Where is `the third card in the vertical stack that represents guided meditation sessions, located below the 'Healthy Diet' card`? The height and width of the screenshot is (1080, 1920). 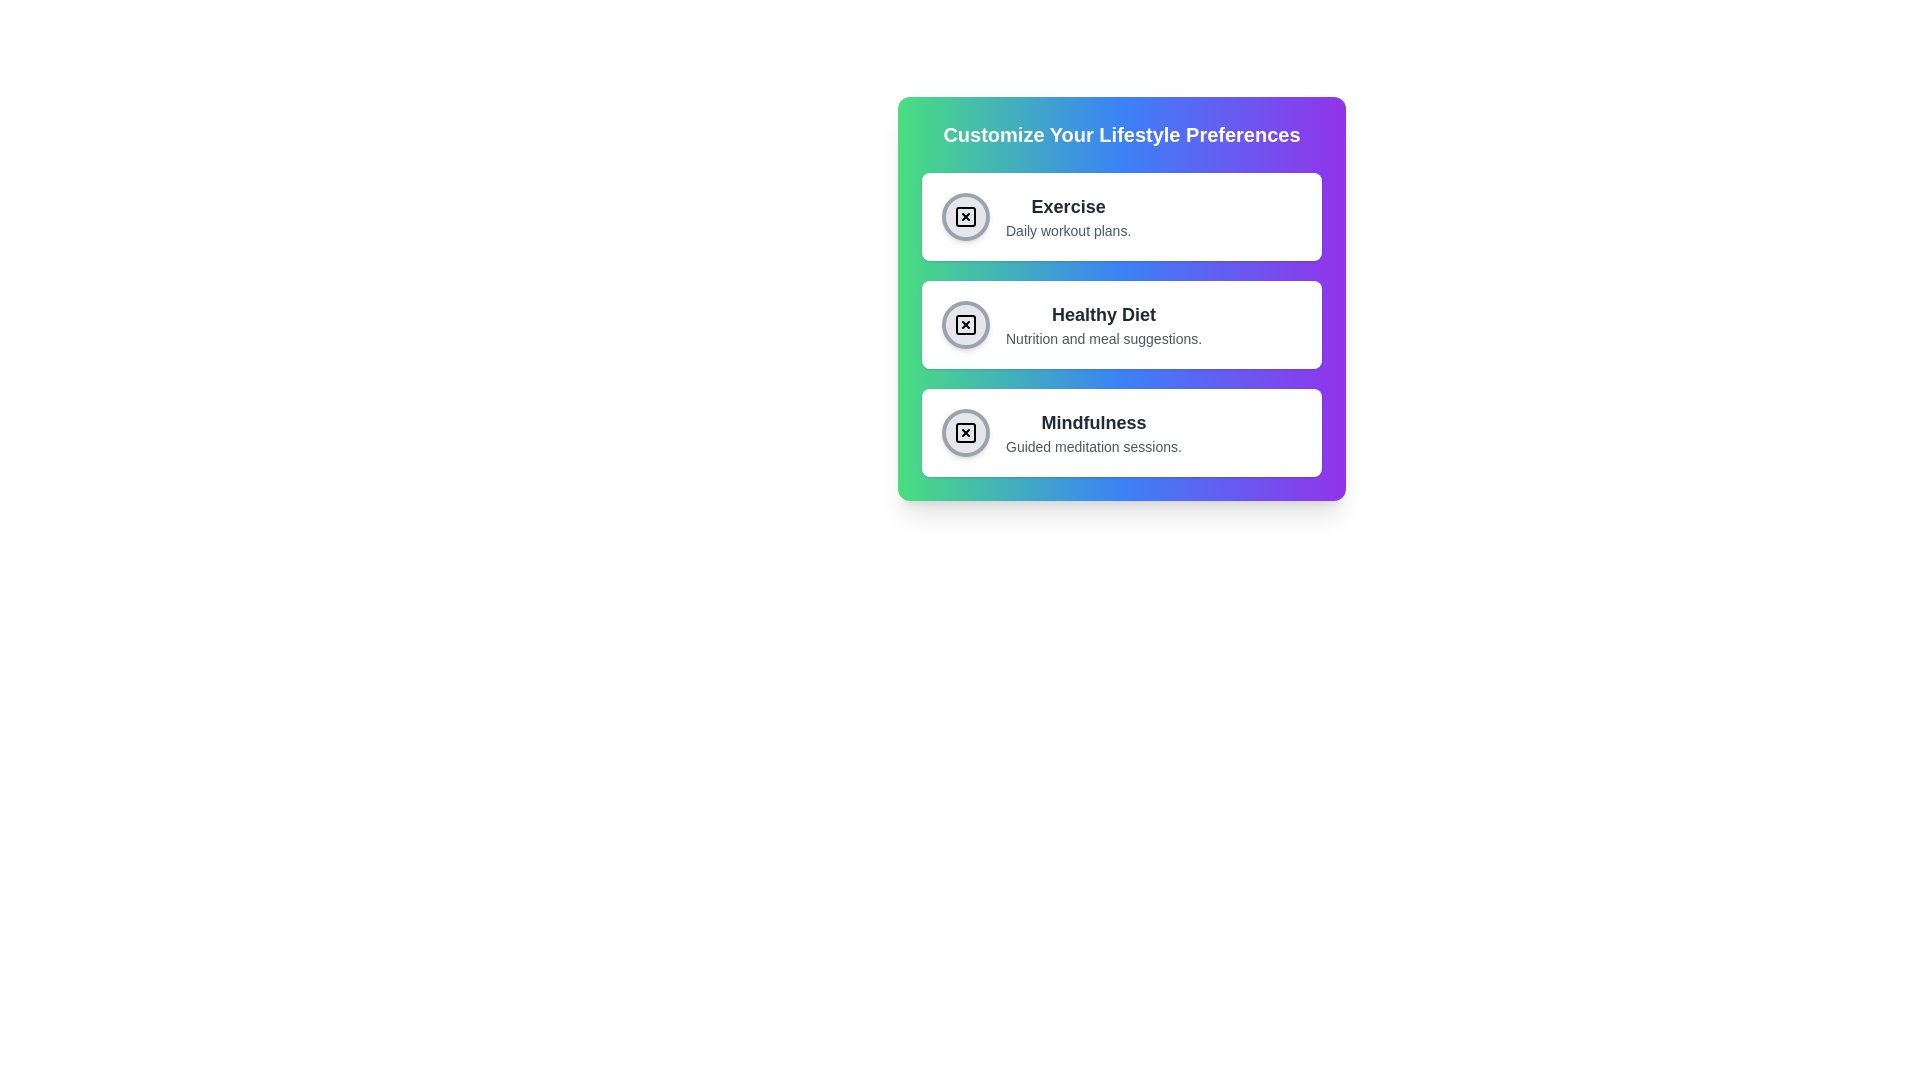 the third card in the vertical stack that represents guided meditation sessions, located below the 'Healthy Diet' card is located at coordinates (1122, 431).